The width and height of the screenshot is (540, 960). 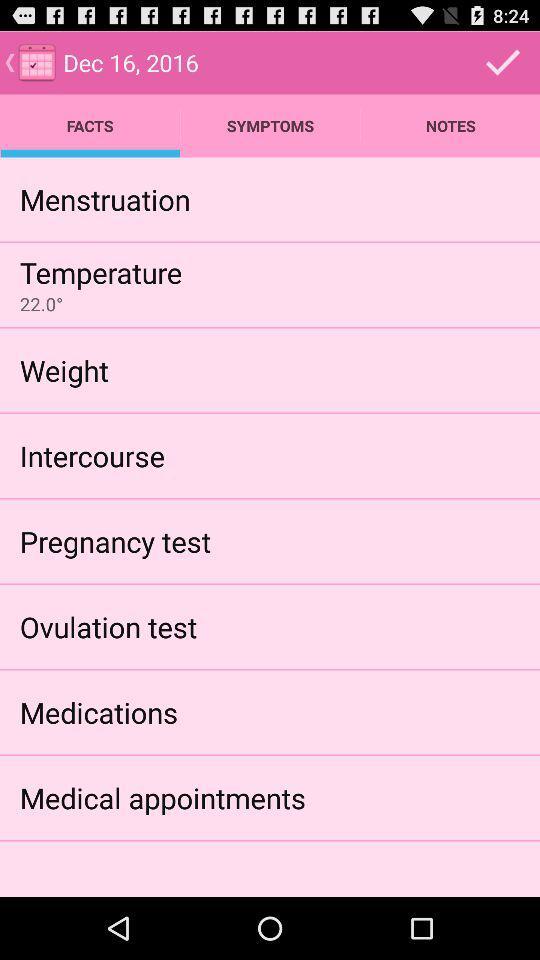 What do you see at coordinates (91, 455) in the screenshot?
I see `app below weight icon` at bounding box center [91, 455].